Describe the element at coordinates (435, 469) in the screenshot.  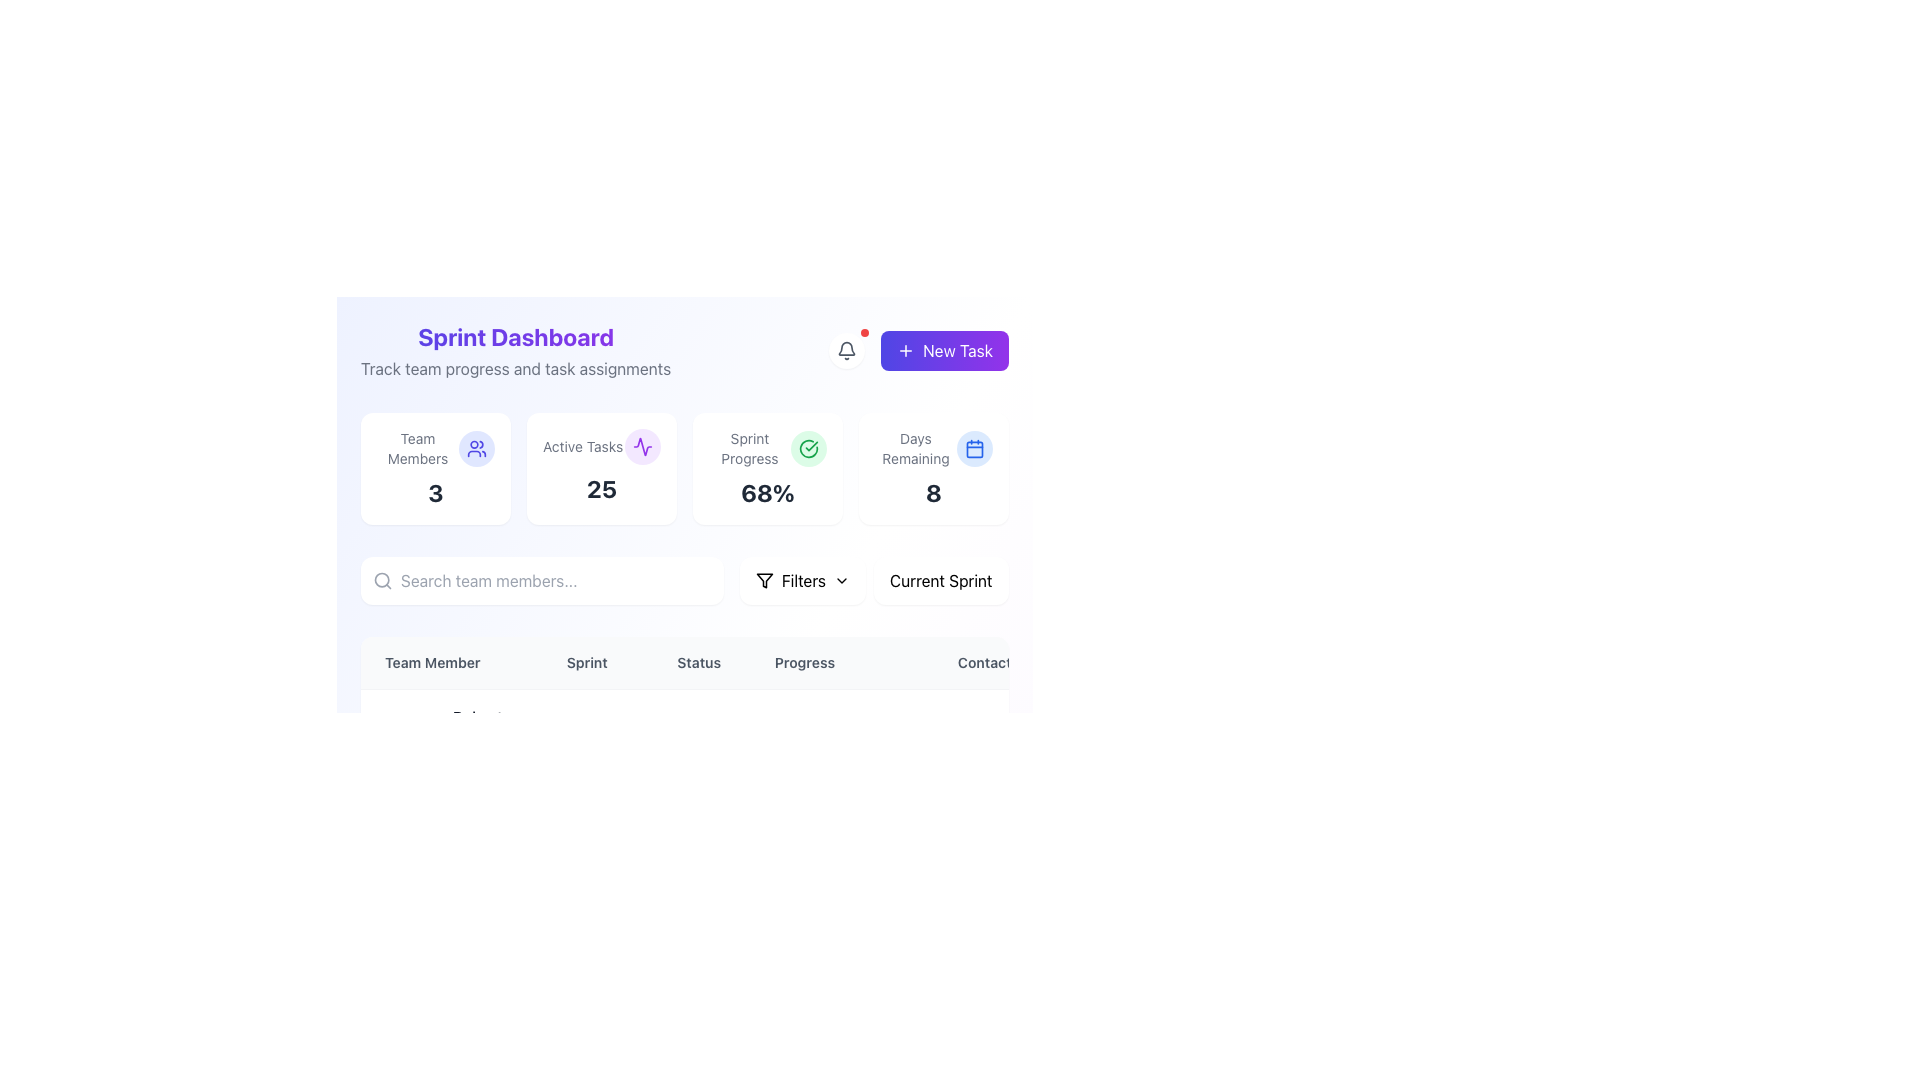
I see `the card displaying the total number of team members, which shows '3' and is located in the top-left corner of the grid layout` at that location.